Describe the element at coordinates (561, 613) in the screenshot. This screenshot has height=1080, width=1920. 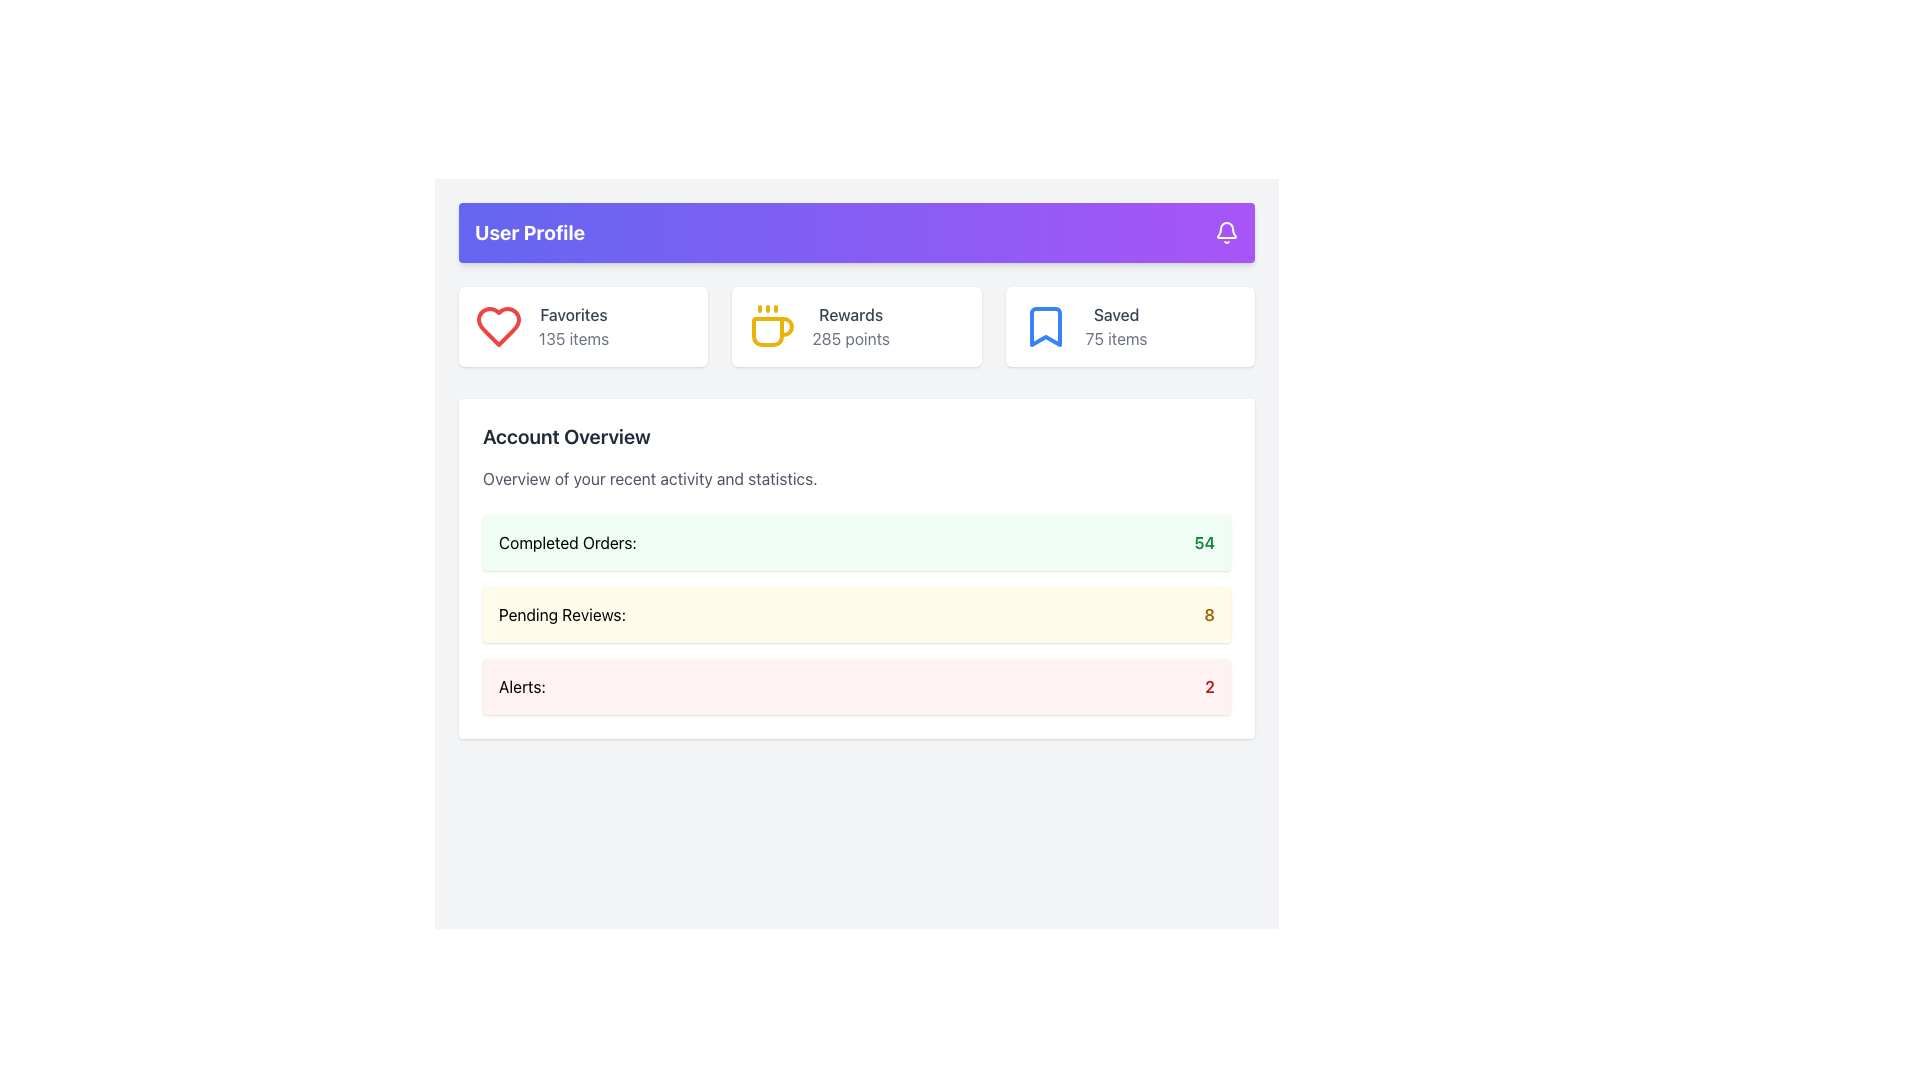
I see `the Text Label indicating the number of pending reviews in the Account Overview section, which is located to the left of the numeric value '8'` at that location.